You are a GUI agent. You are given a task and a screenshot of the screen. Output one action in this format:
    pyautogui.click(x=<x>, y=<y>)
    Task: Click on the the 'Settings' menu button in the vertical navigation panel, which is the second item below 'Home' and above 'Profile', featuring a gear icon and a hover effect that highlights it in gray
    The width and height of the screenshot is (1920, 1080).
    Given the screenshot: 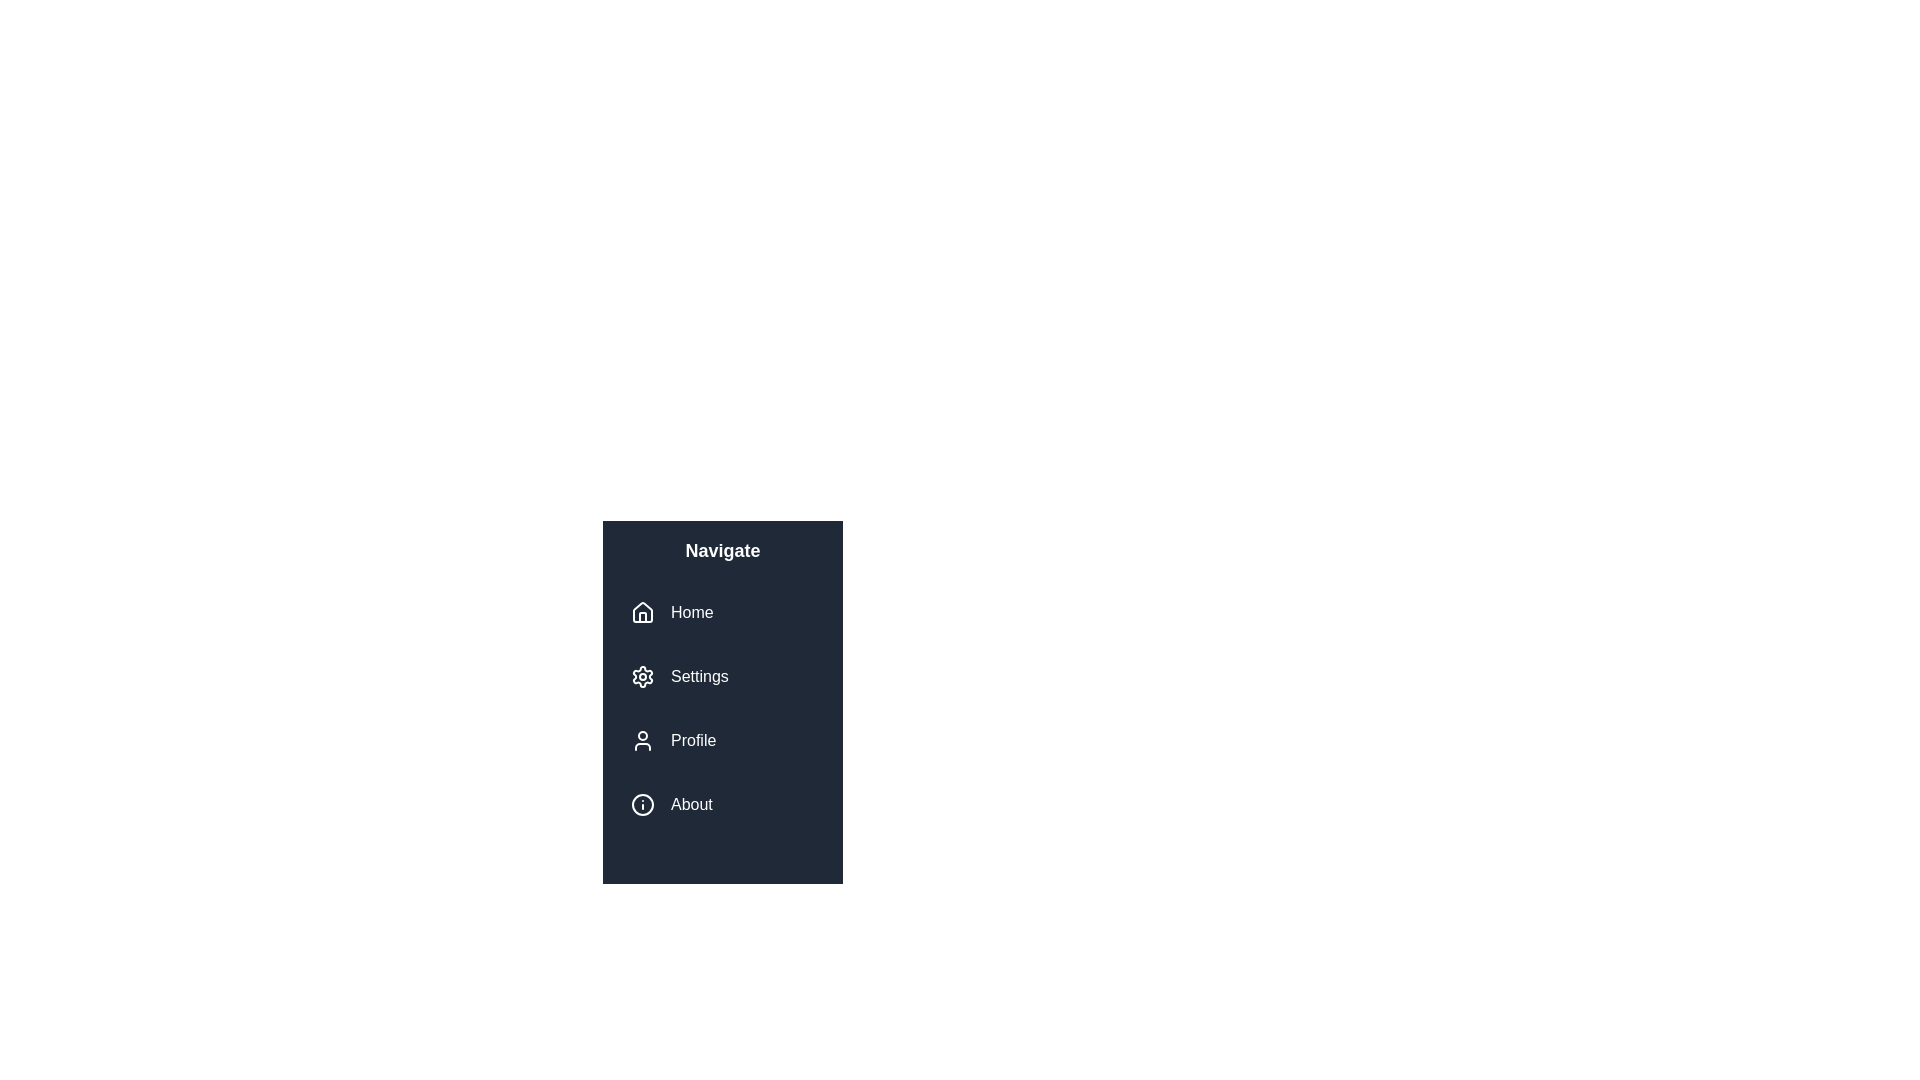 What is the action you would take?
    pyautogui.click(x=722, y=676)
    